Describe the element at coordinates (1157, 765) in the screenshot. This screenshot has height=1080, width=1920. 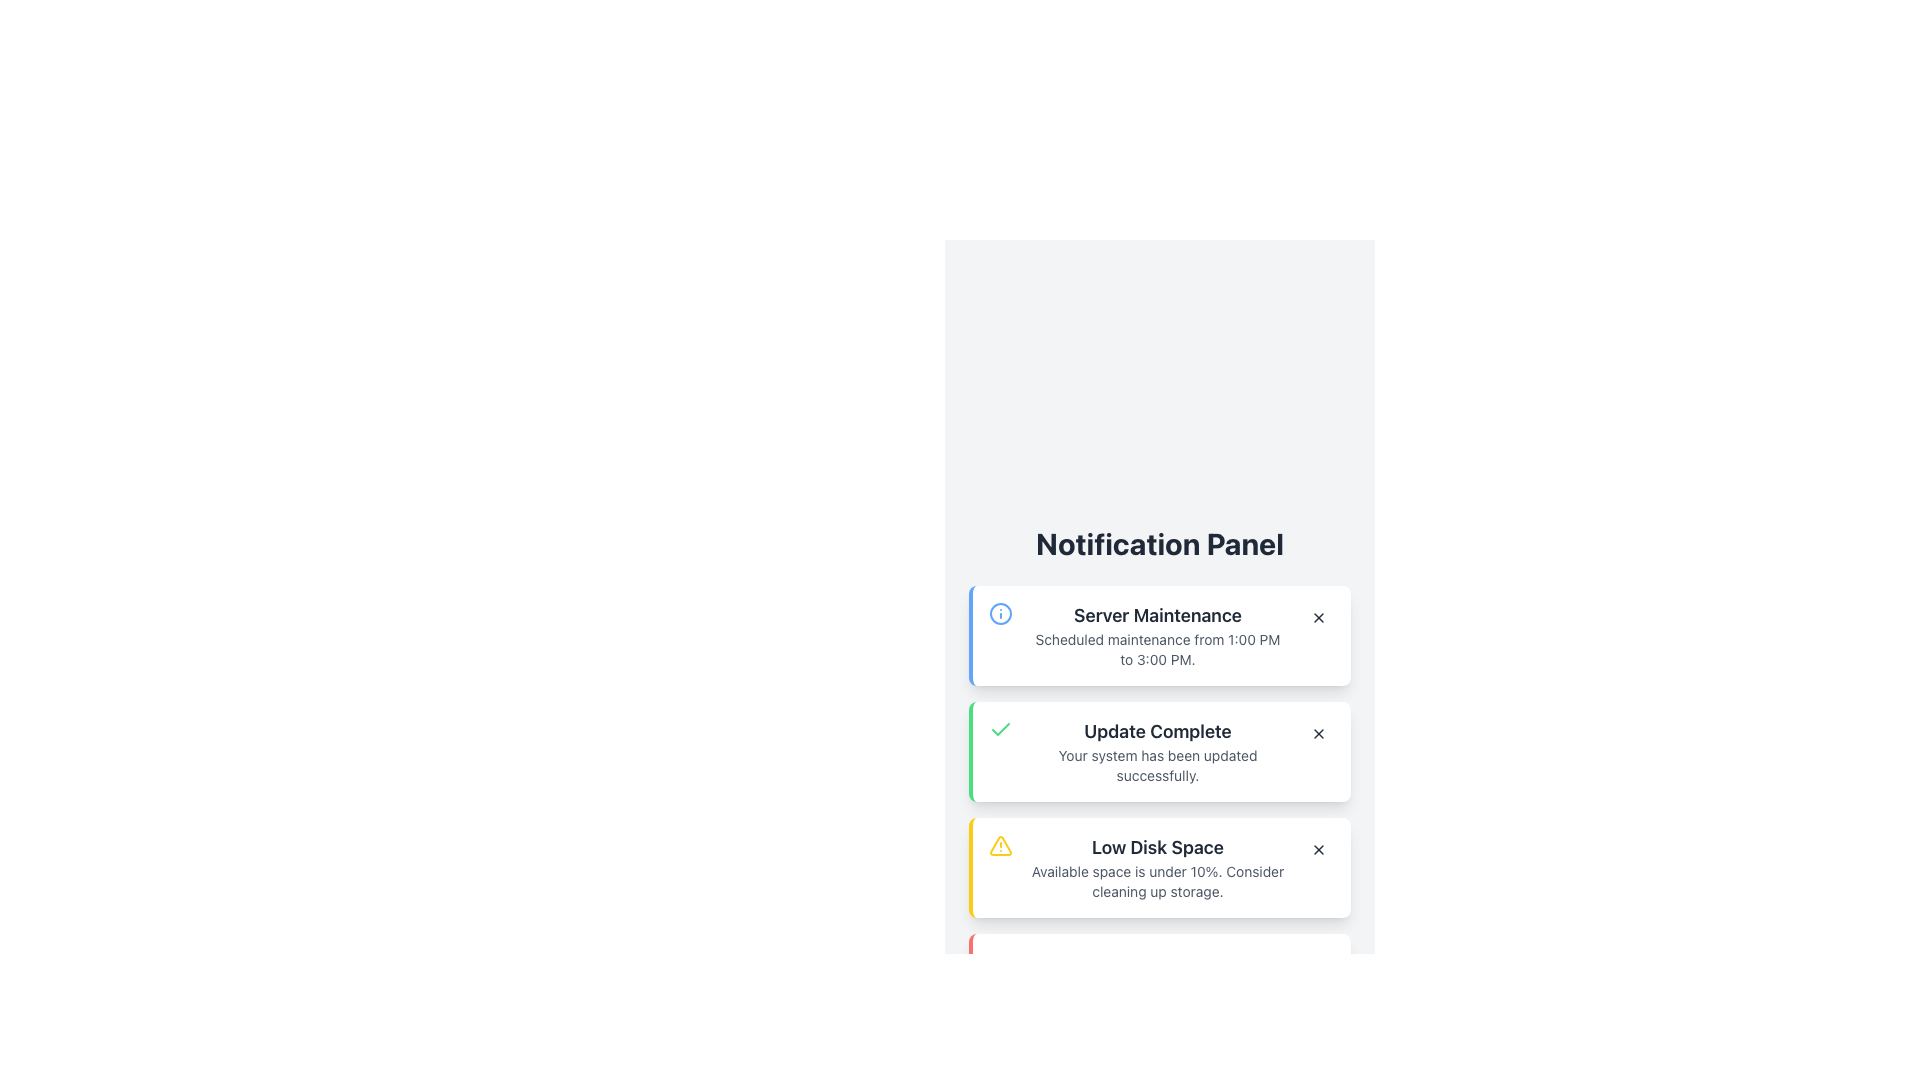
I see `status message from the static text label located below the 'Update Complete' title in the notification panel, which indicates that the system update process has been completed successfully` at that location.